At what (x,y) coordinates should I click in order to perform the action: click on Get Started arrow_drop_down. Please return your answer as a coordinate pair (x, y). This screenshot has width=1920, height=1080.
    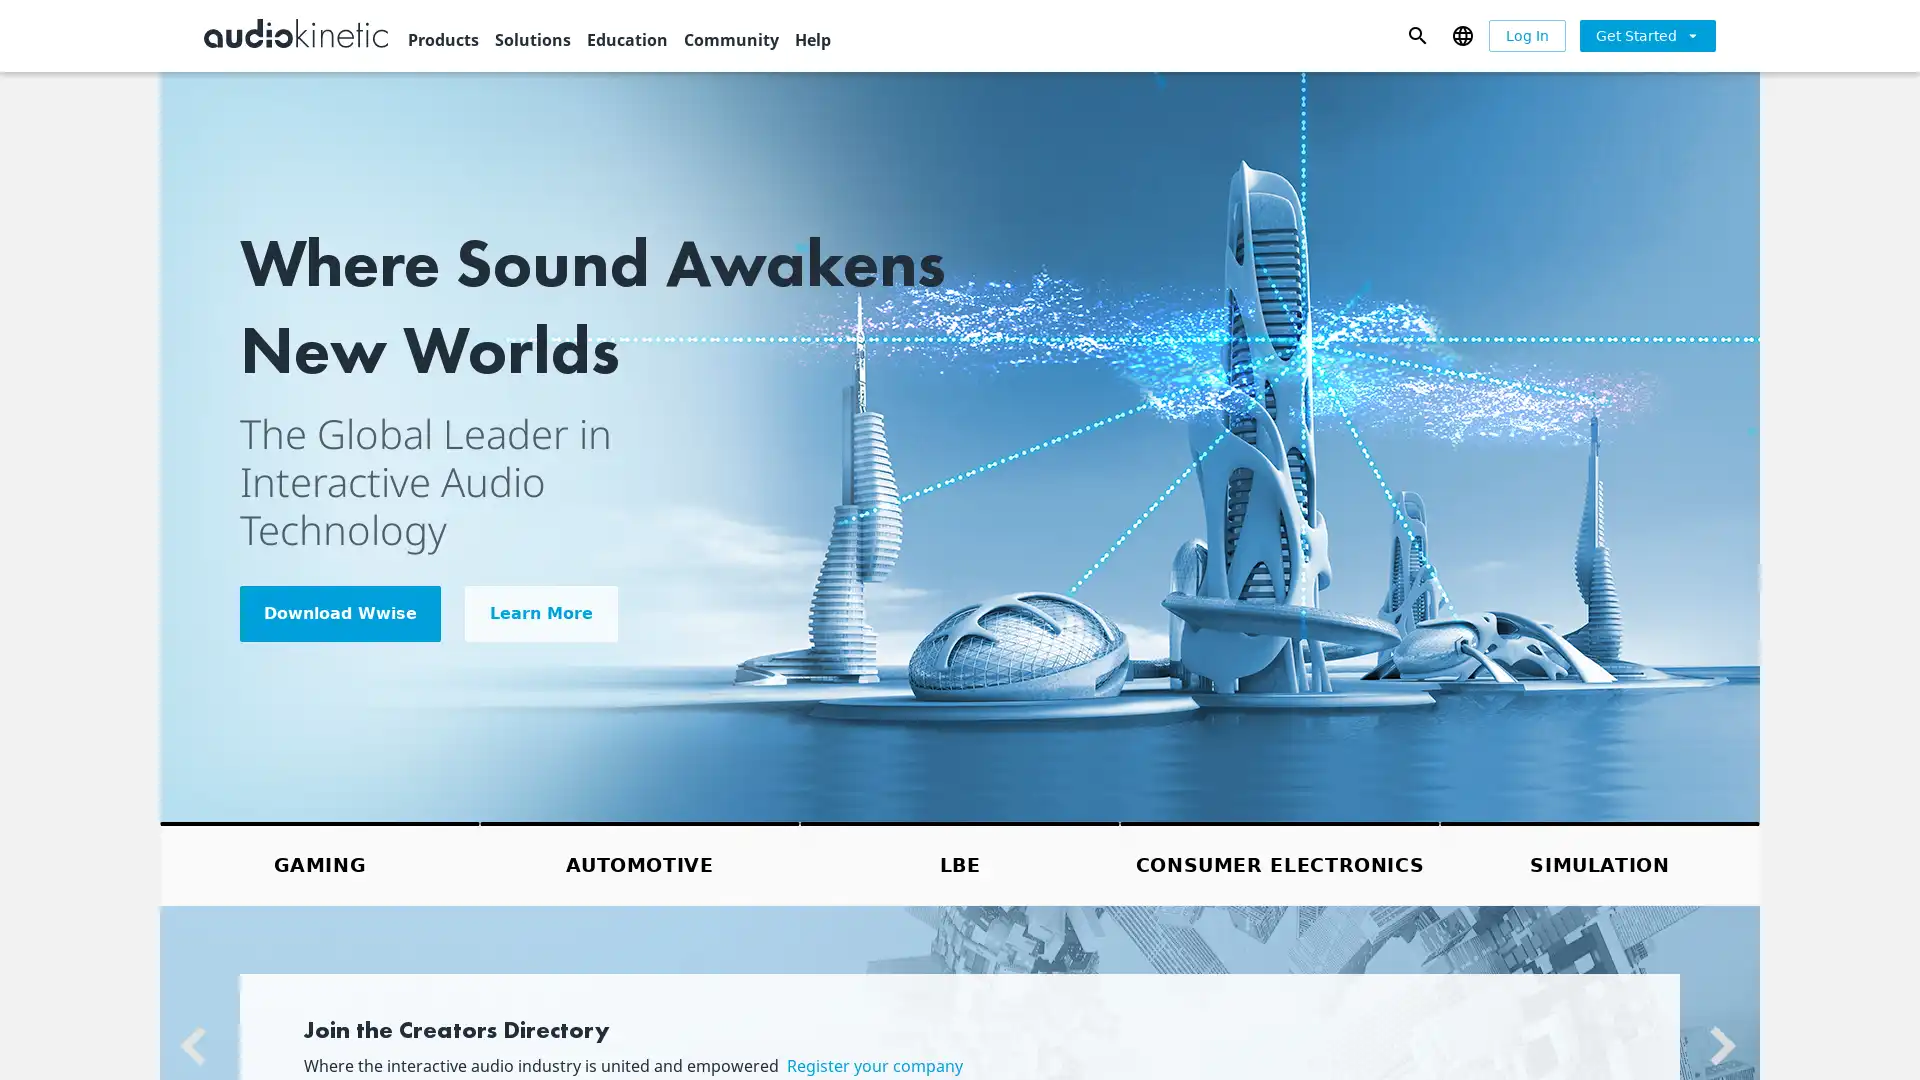
    Looking at the image, I should click on (1647, 35).